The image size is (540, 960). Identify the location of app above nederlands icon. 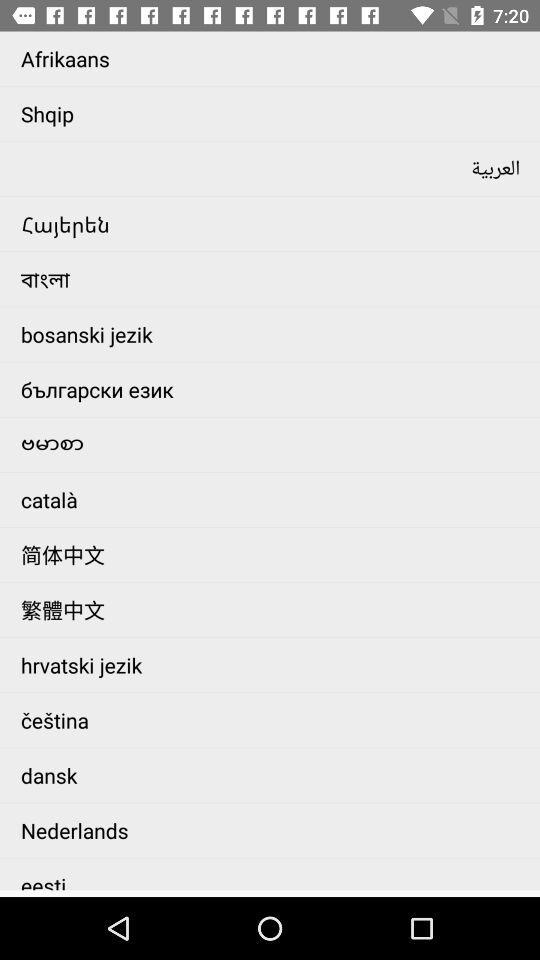
(274, 774).